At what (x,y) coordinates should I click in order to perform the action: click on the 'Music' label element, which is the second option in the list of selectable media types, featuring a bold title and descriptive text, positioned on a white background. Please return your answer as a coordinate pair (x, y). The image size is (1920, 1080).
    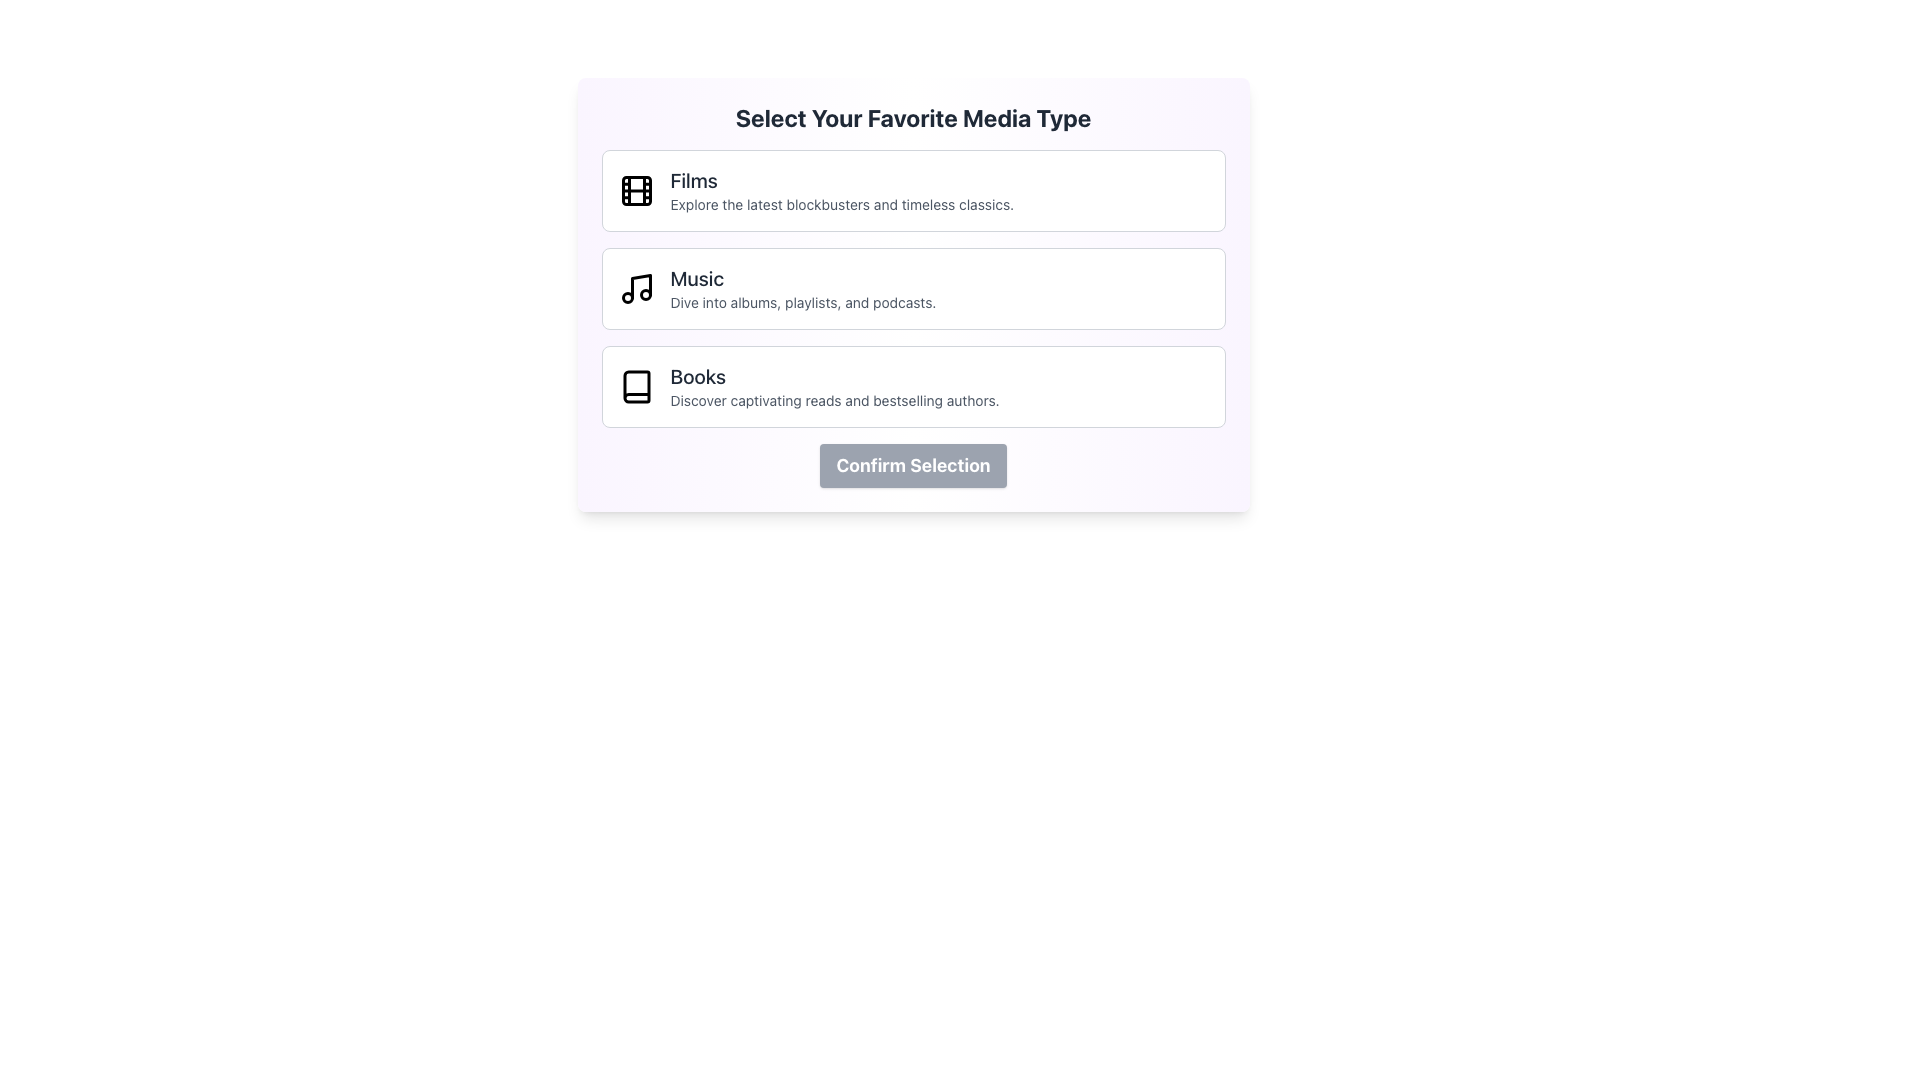
    Looking at the image, I should click on (803, 289).